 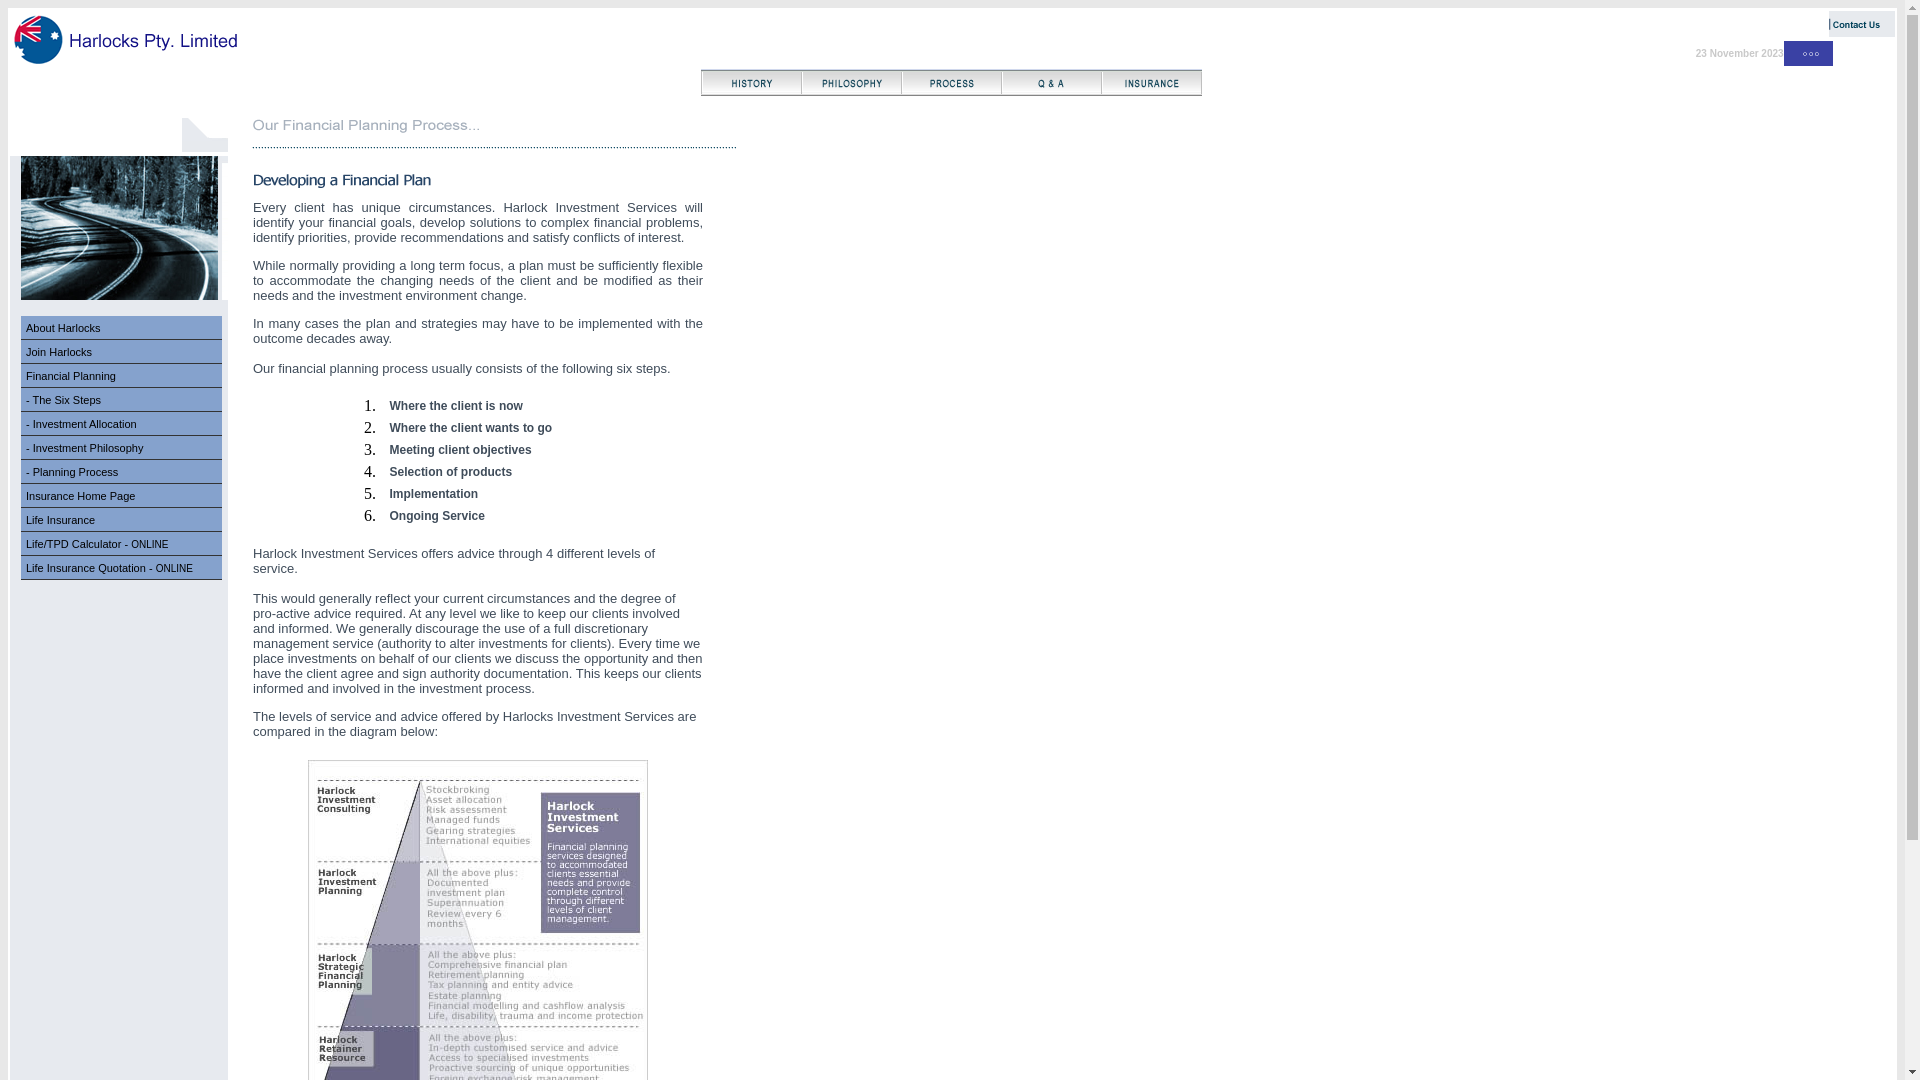 I want to click on 'Join Harlocks', so click(x=58, y=350).